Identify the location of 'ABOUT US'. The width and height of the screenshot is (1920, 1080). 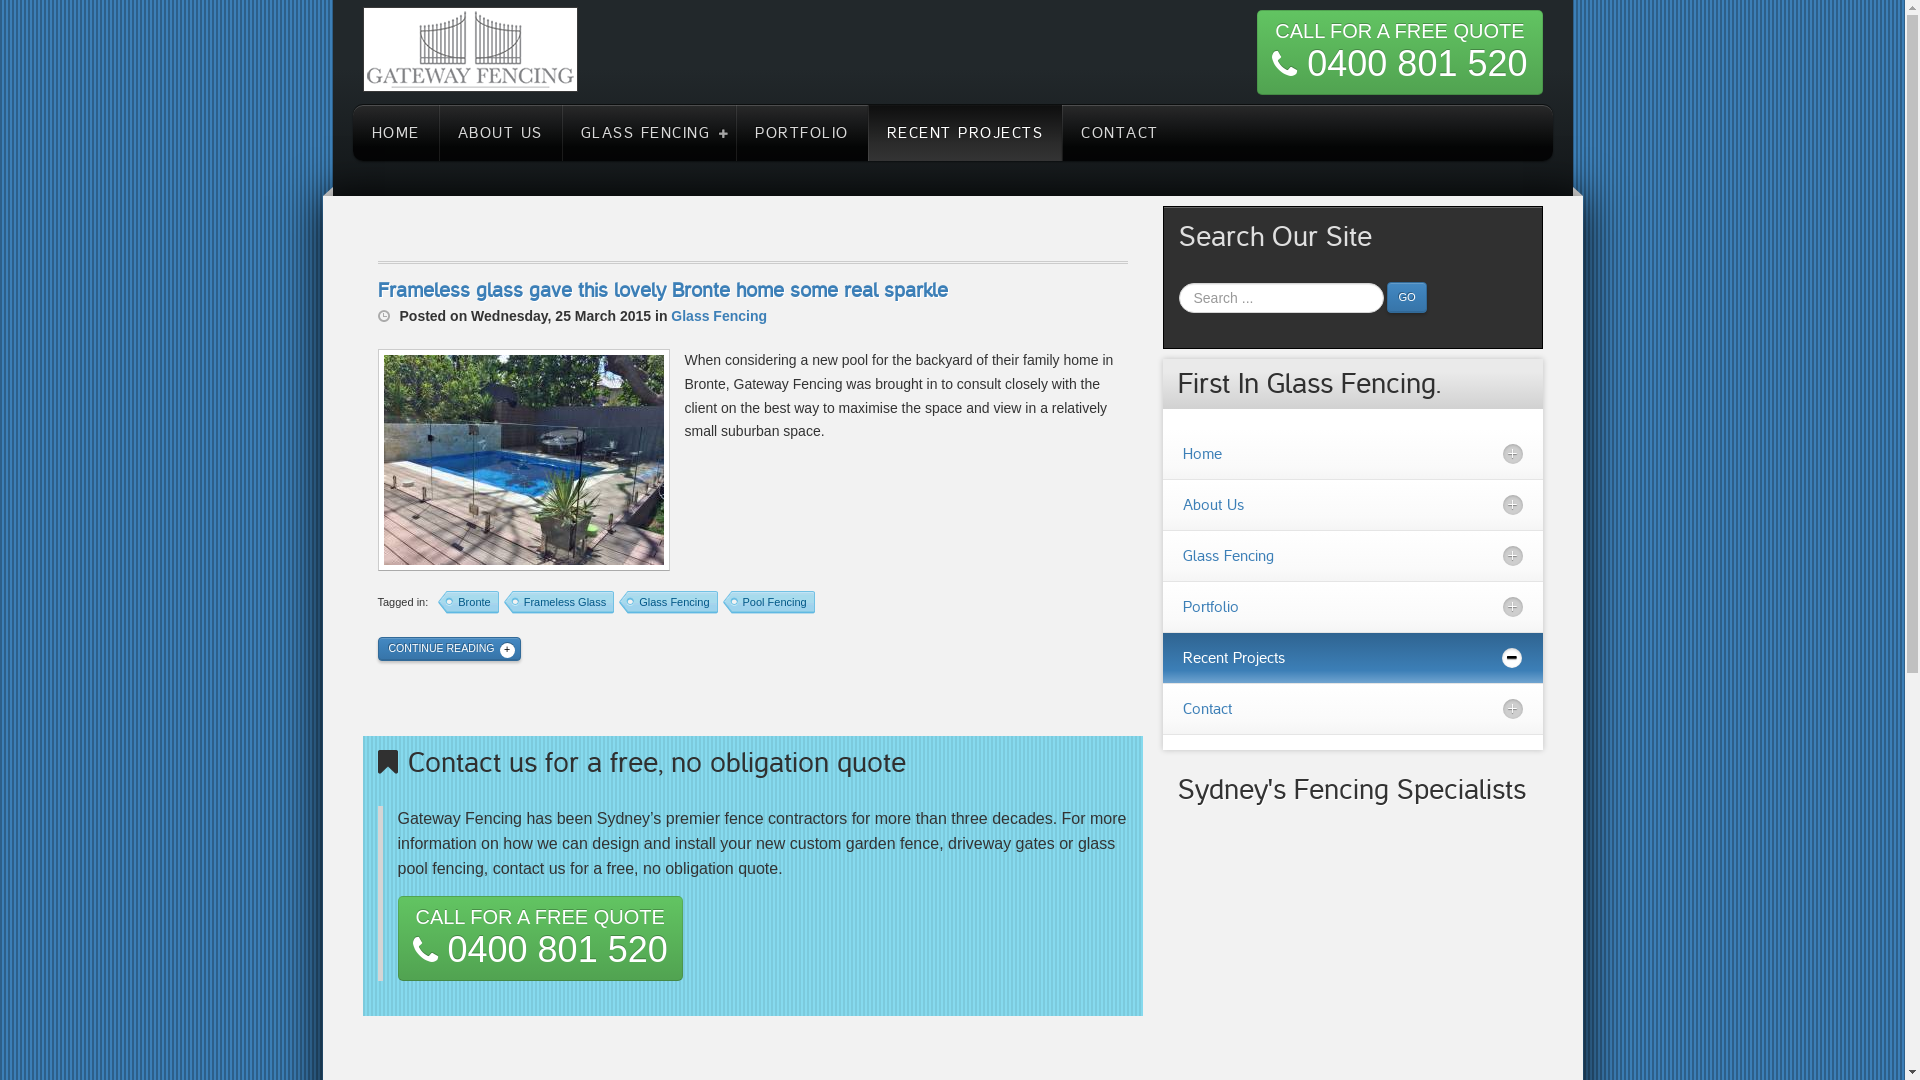
(499, 132).